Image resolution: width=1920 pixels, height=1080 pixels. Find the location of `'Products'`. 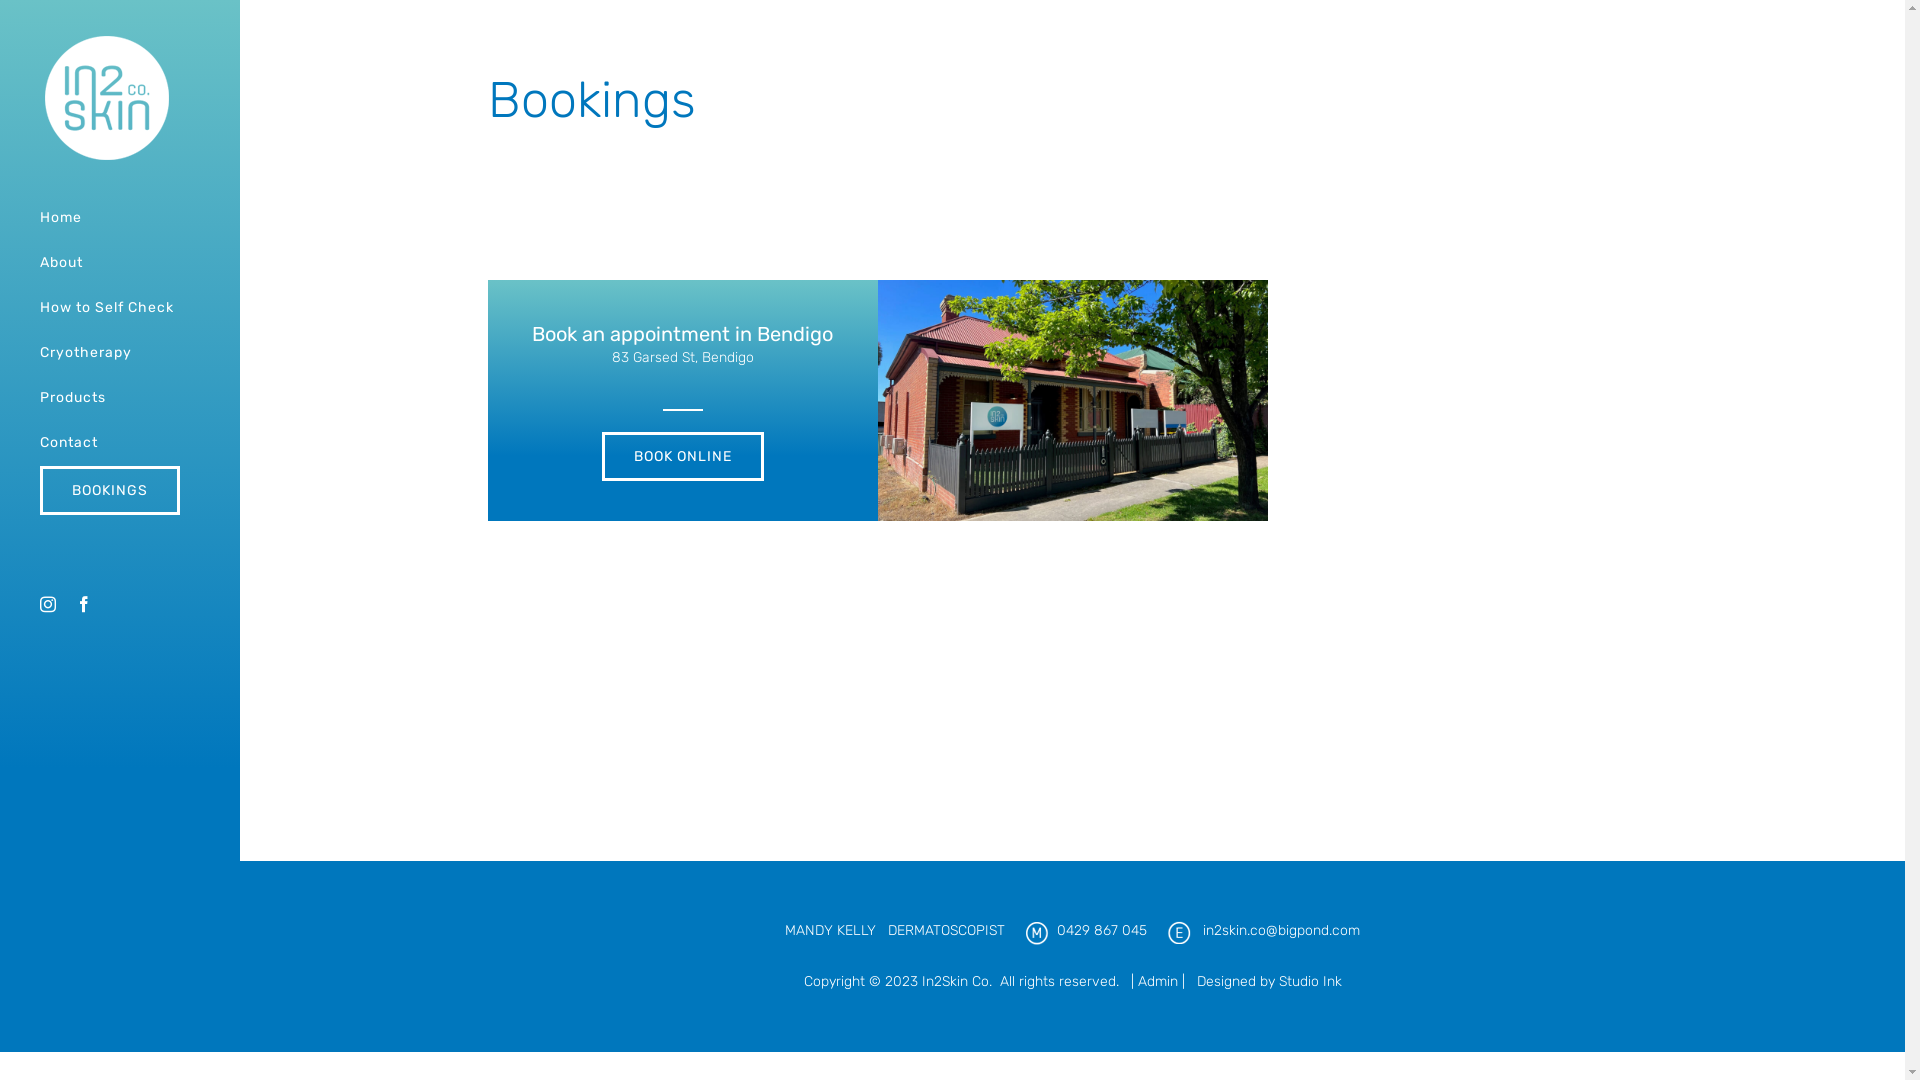

'Products' is located at coordinates (118, 398).